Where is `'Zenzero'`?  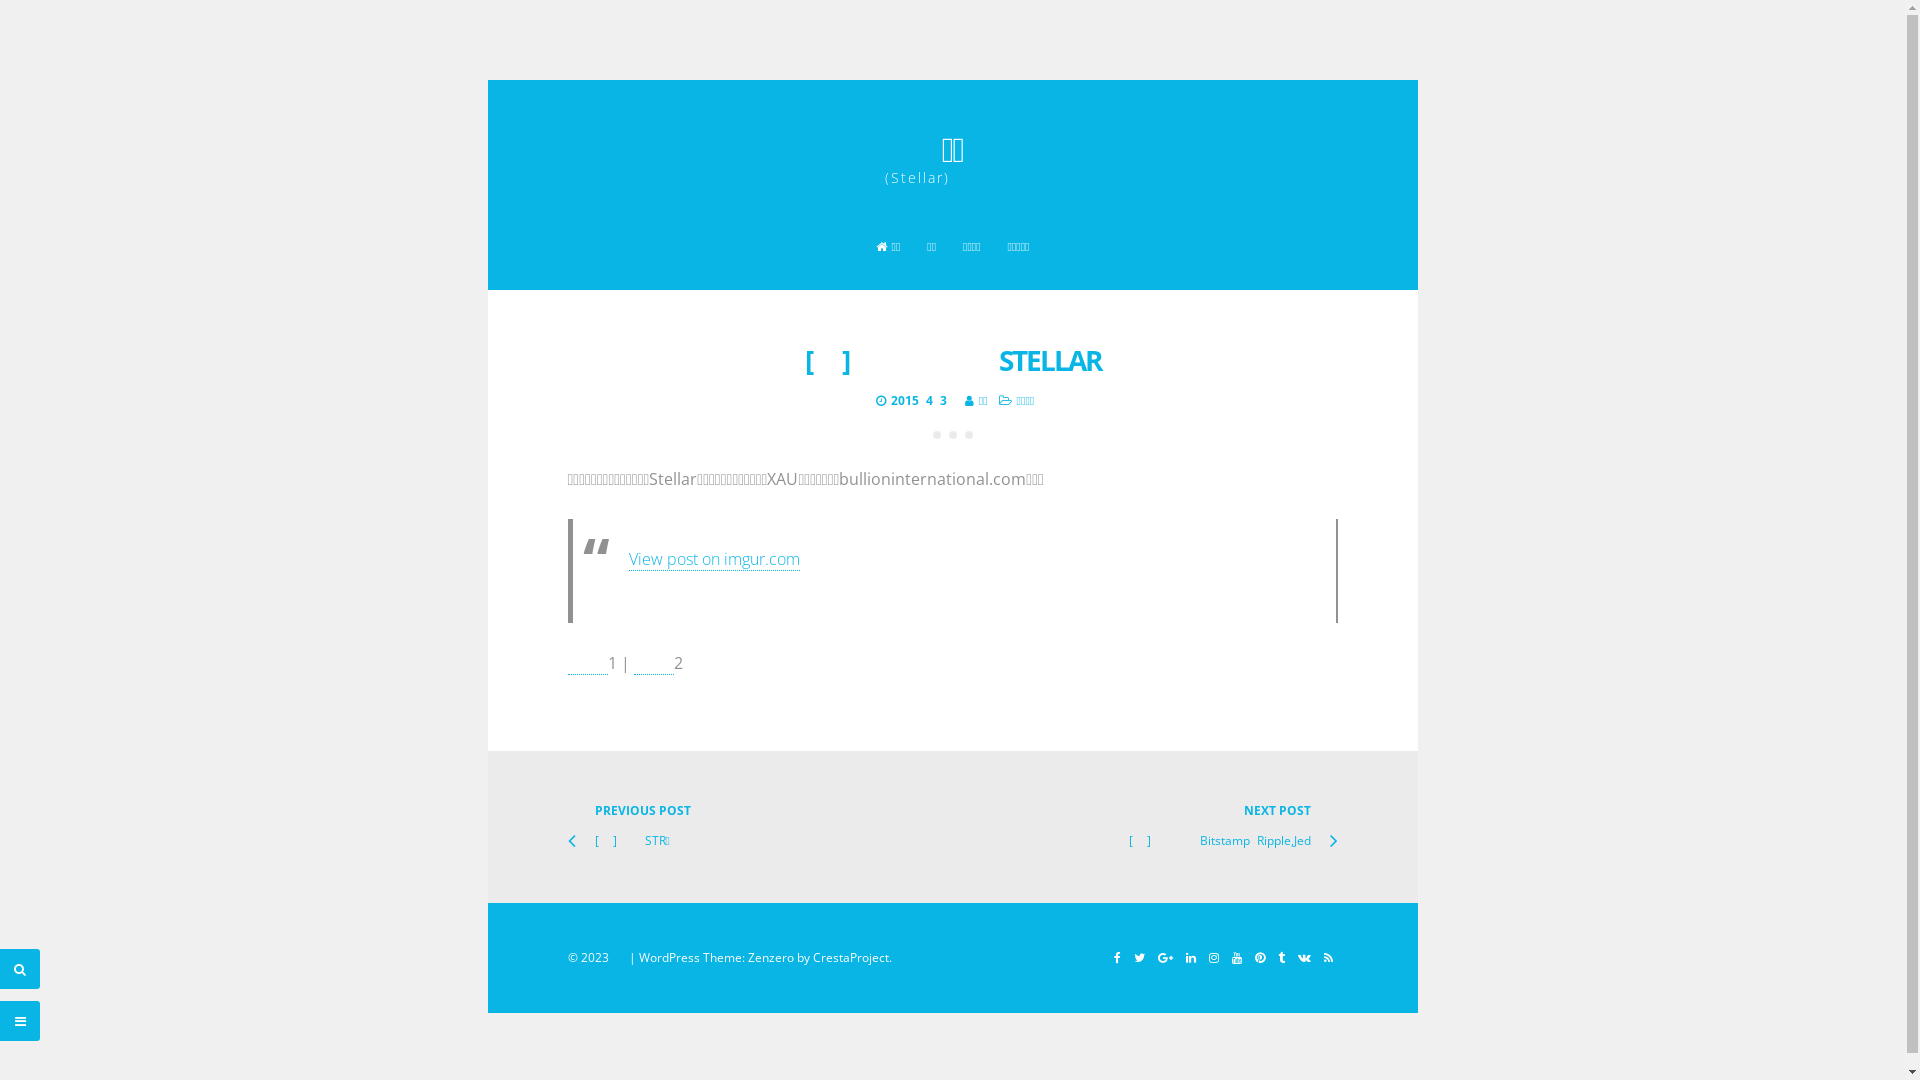 'Zenzero' is located at coordinates (770, 956).